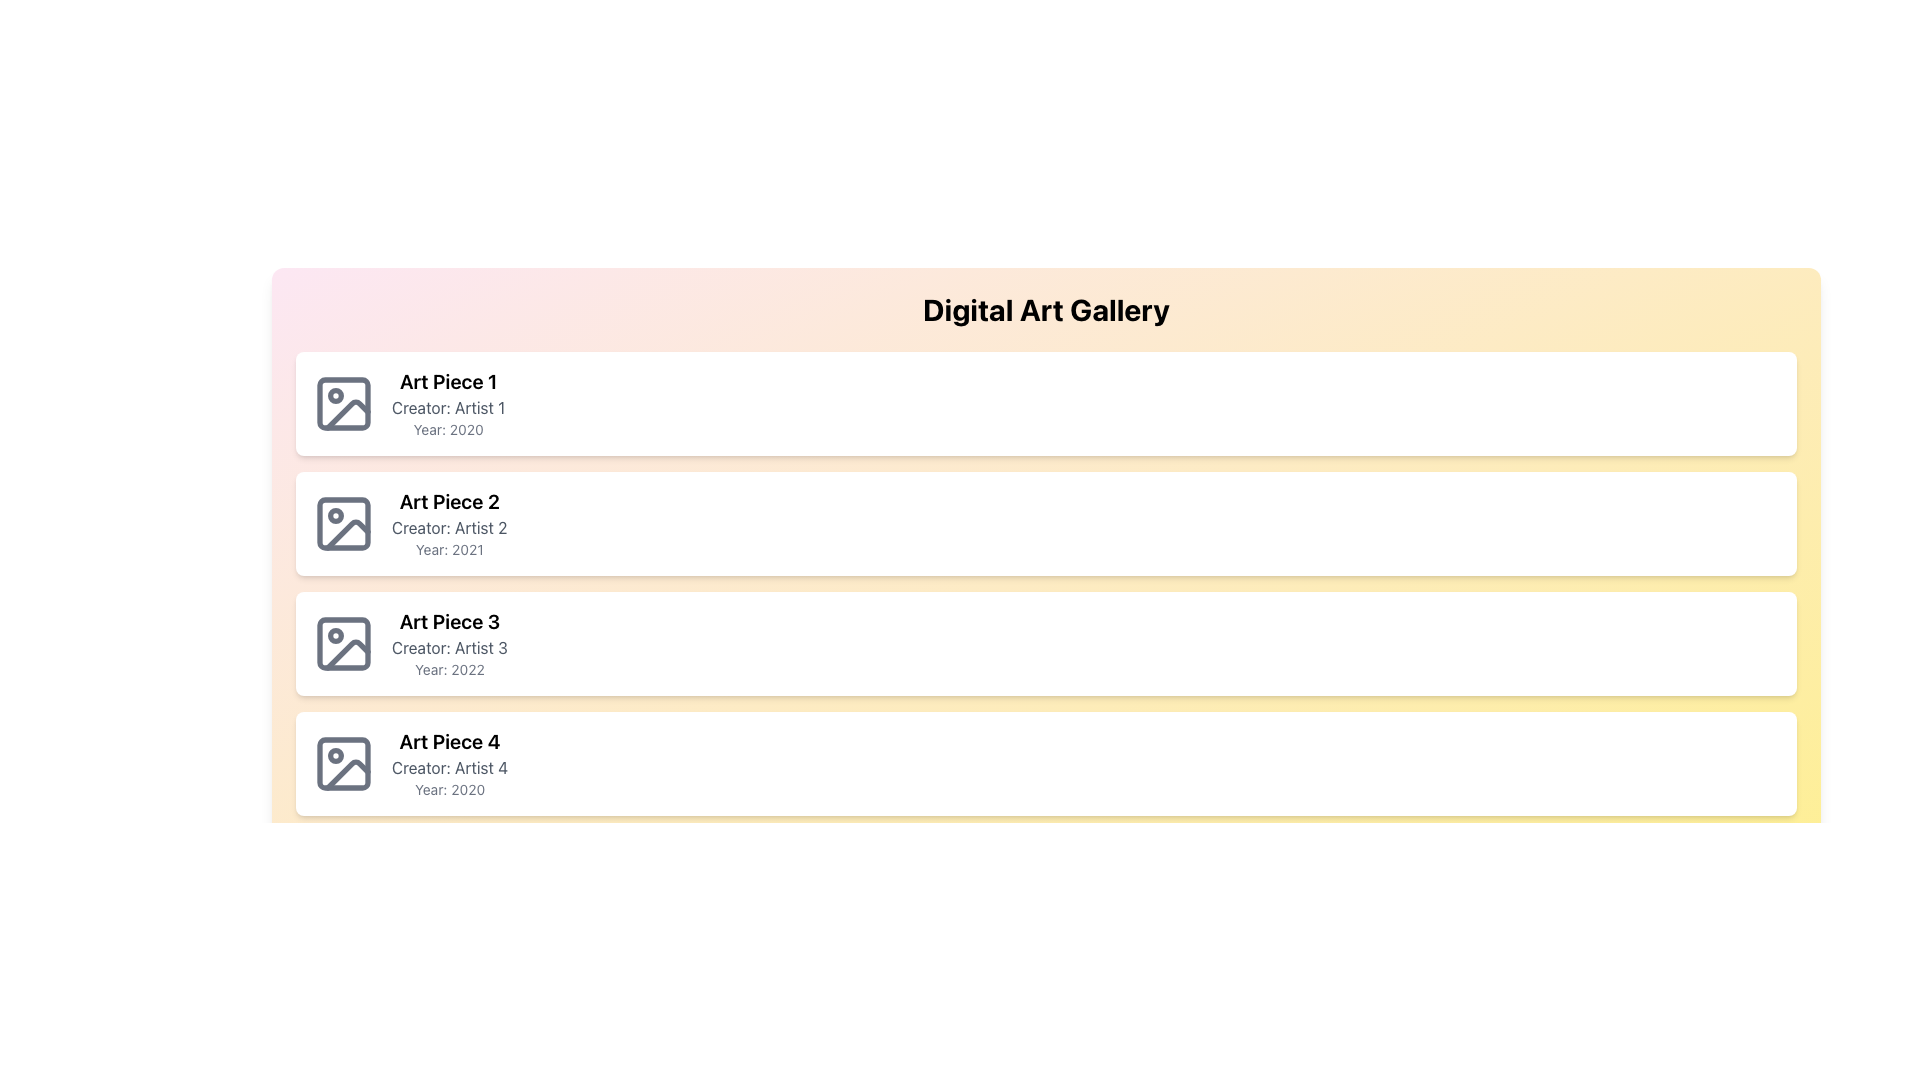 The width and height of the screenshot is (1920, 1080). I want to click on text segment labeled 'Creator: Artist 4' which is styled as secondary information and located between the title 'Art Piece 4' and the line 'Year: 2020', so click(449, 766).